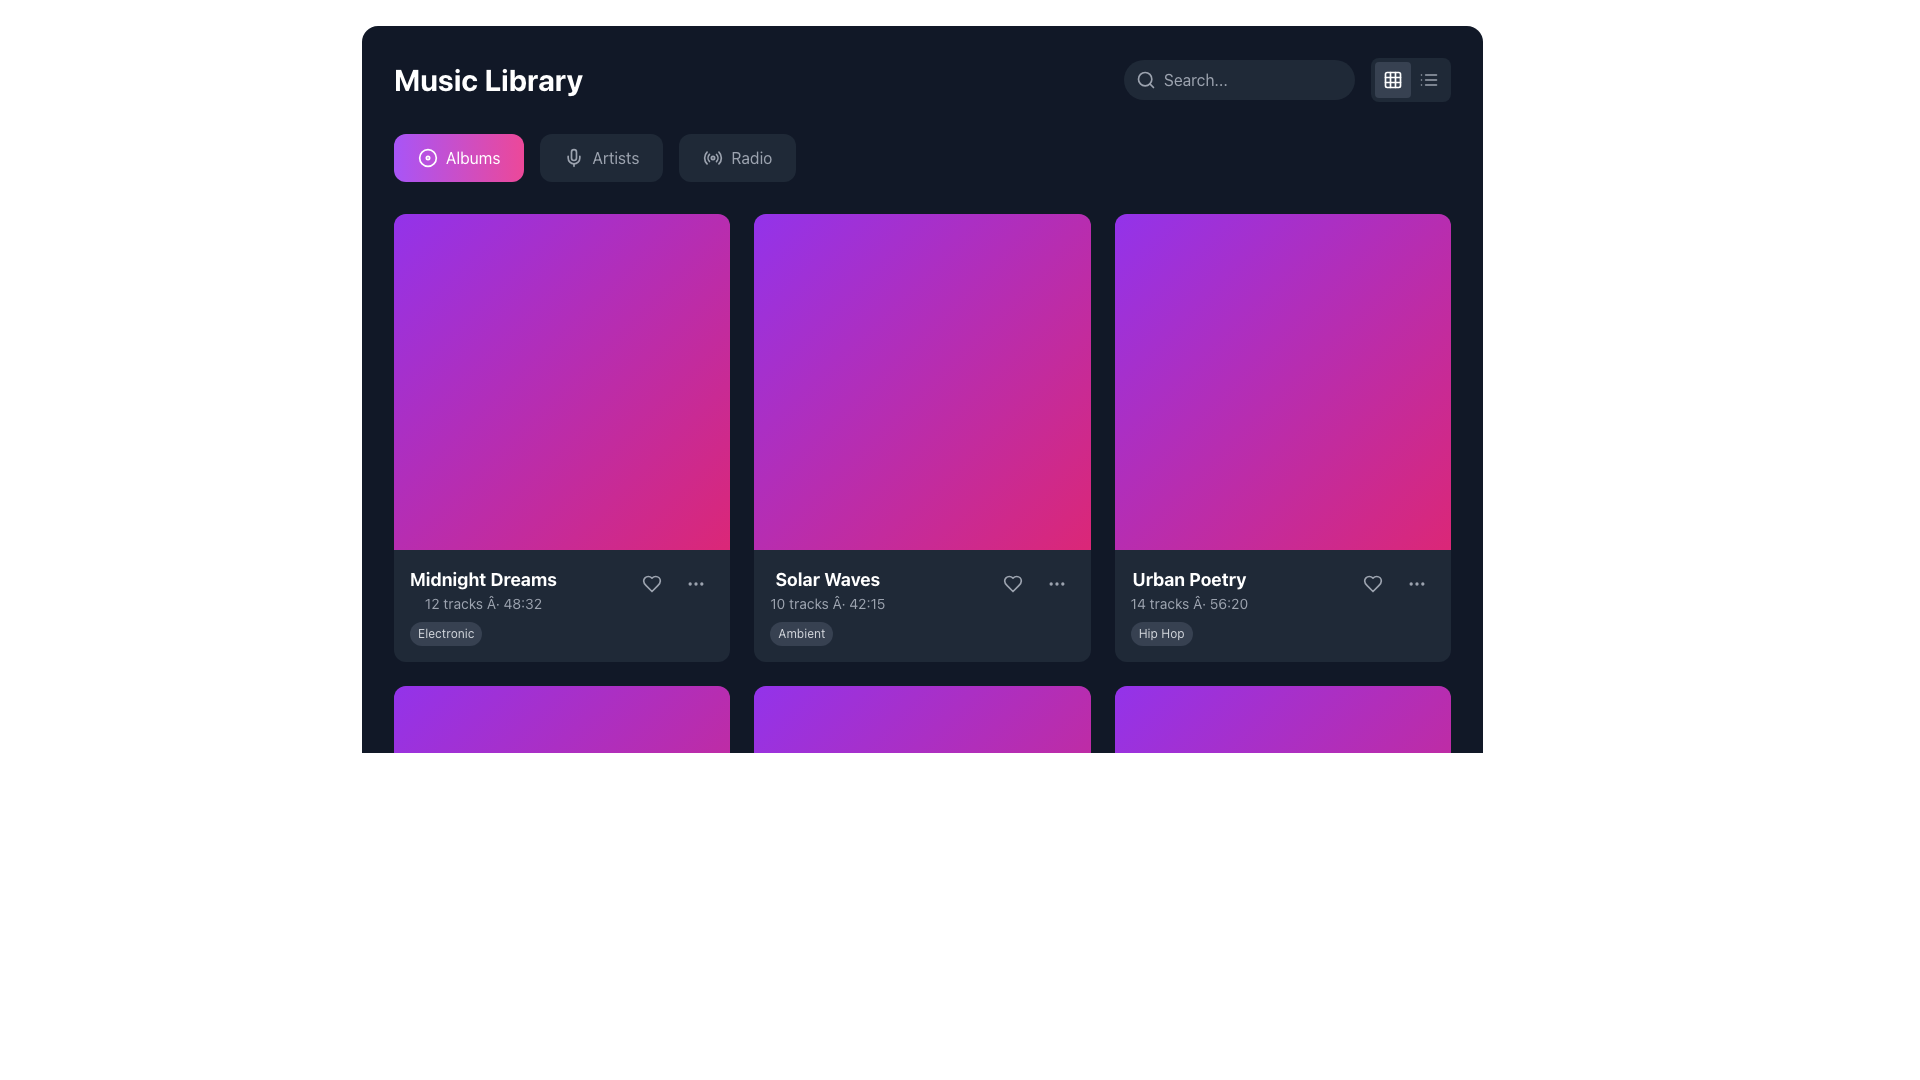 Image resolution: width=1920 pixels, height=1080 pixels. Describe the element at coordinates (750, 157) in the screenshot. I see `the 'Radio' text label within the button in the navigation bar, which is styled with a light font color against a dark background` at that location.